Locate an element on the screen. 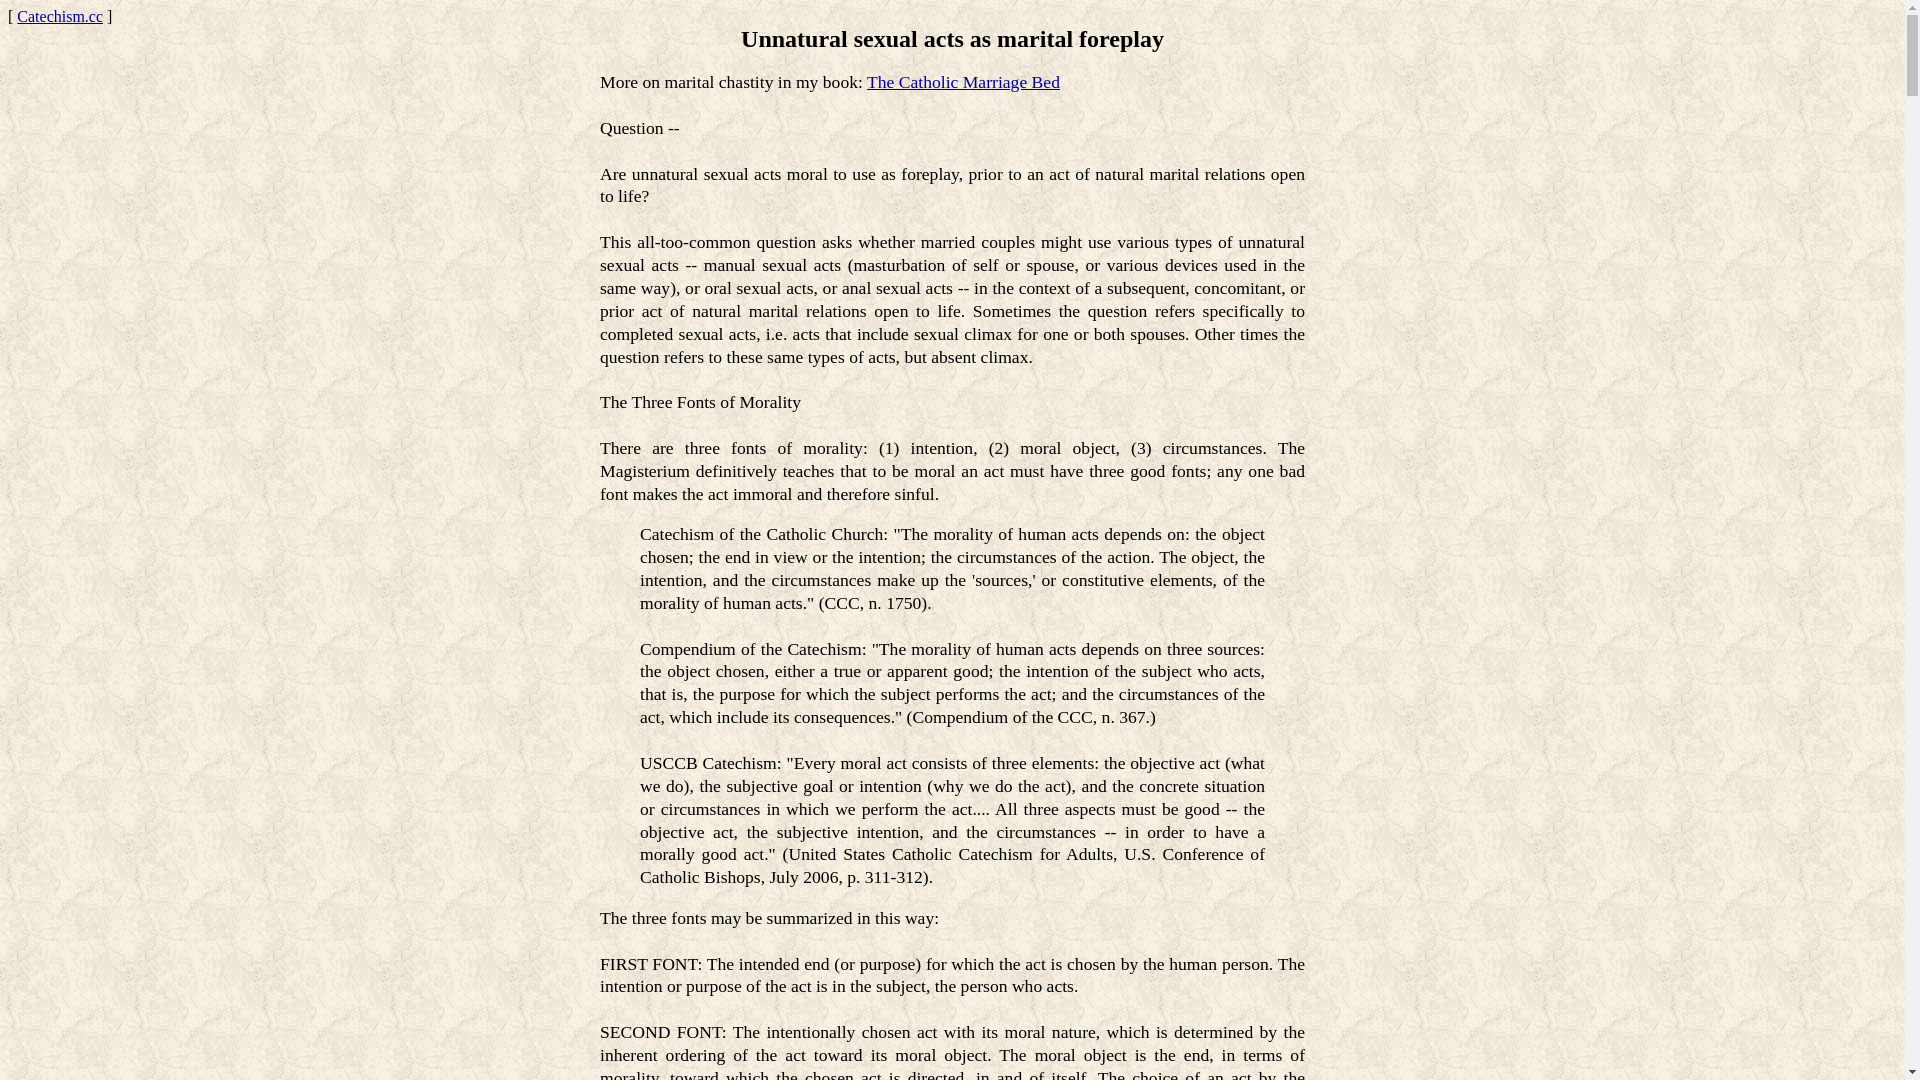  'The Catholic Marriage Bed' is located at coordinates (963, 80).